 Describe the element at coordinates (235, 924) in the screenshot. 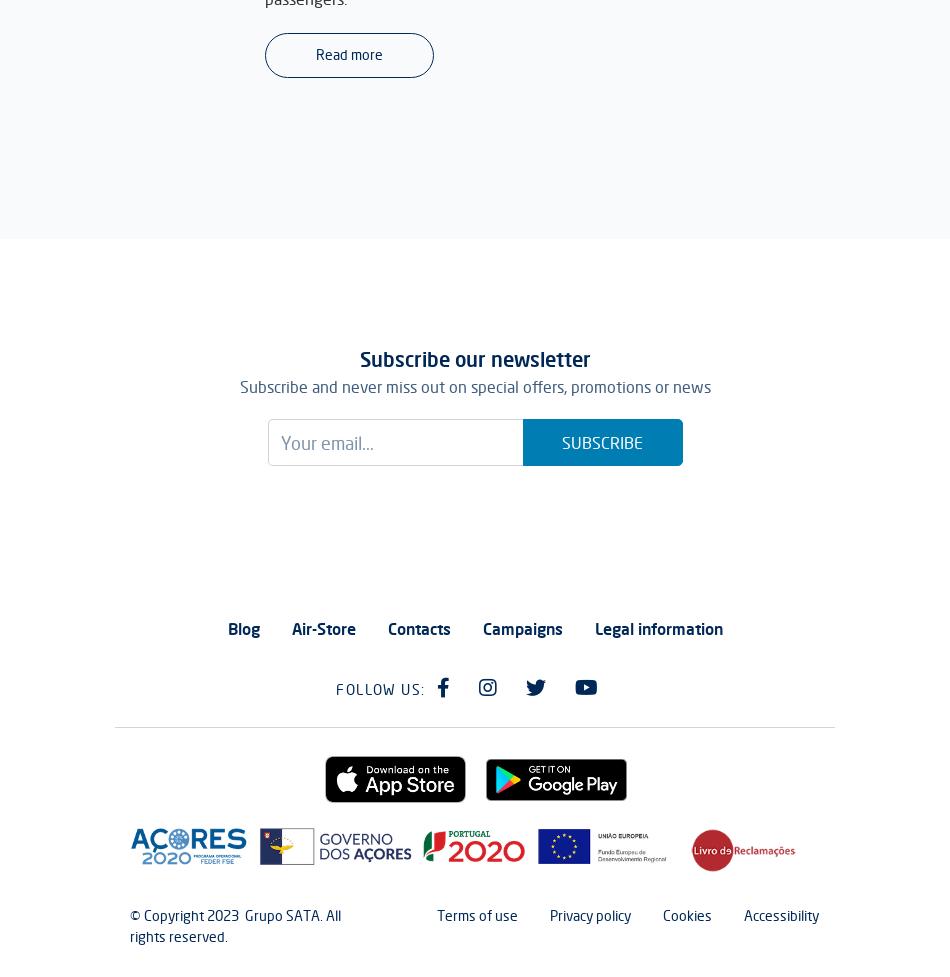

I see `'Grupo SATA. All rights reserved.'` at that location.